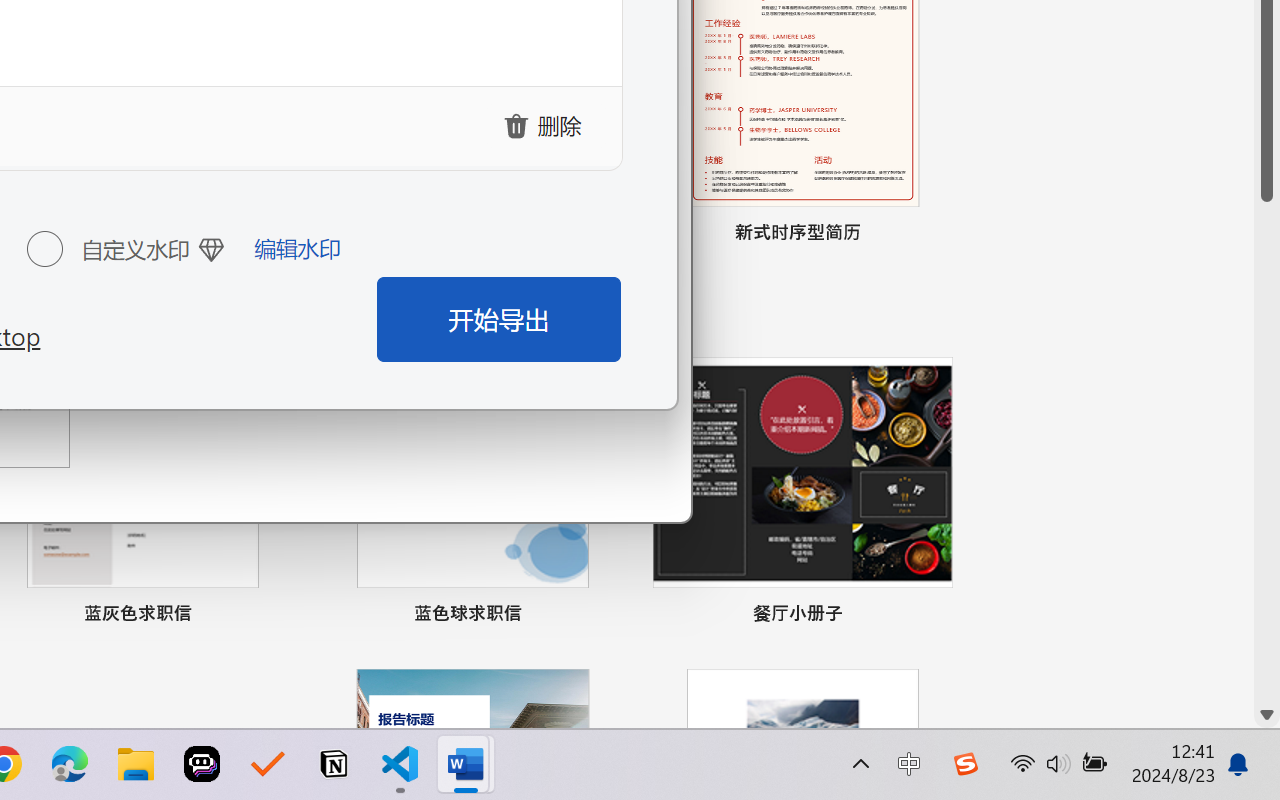 This screenshot has width=1280, height=800. I want to click on 'Microsoft Edge', so click(69, 764).